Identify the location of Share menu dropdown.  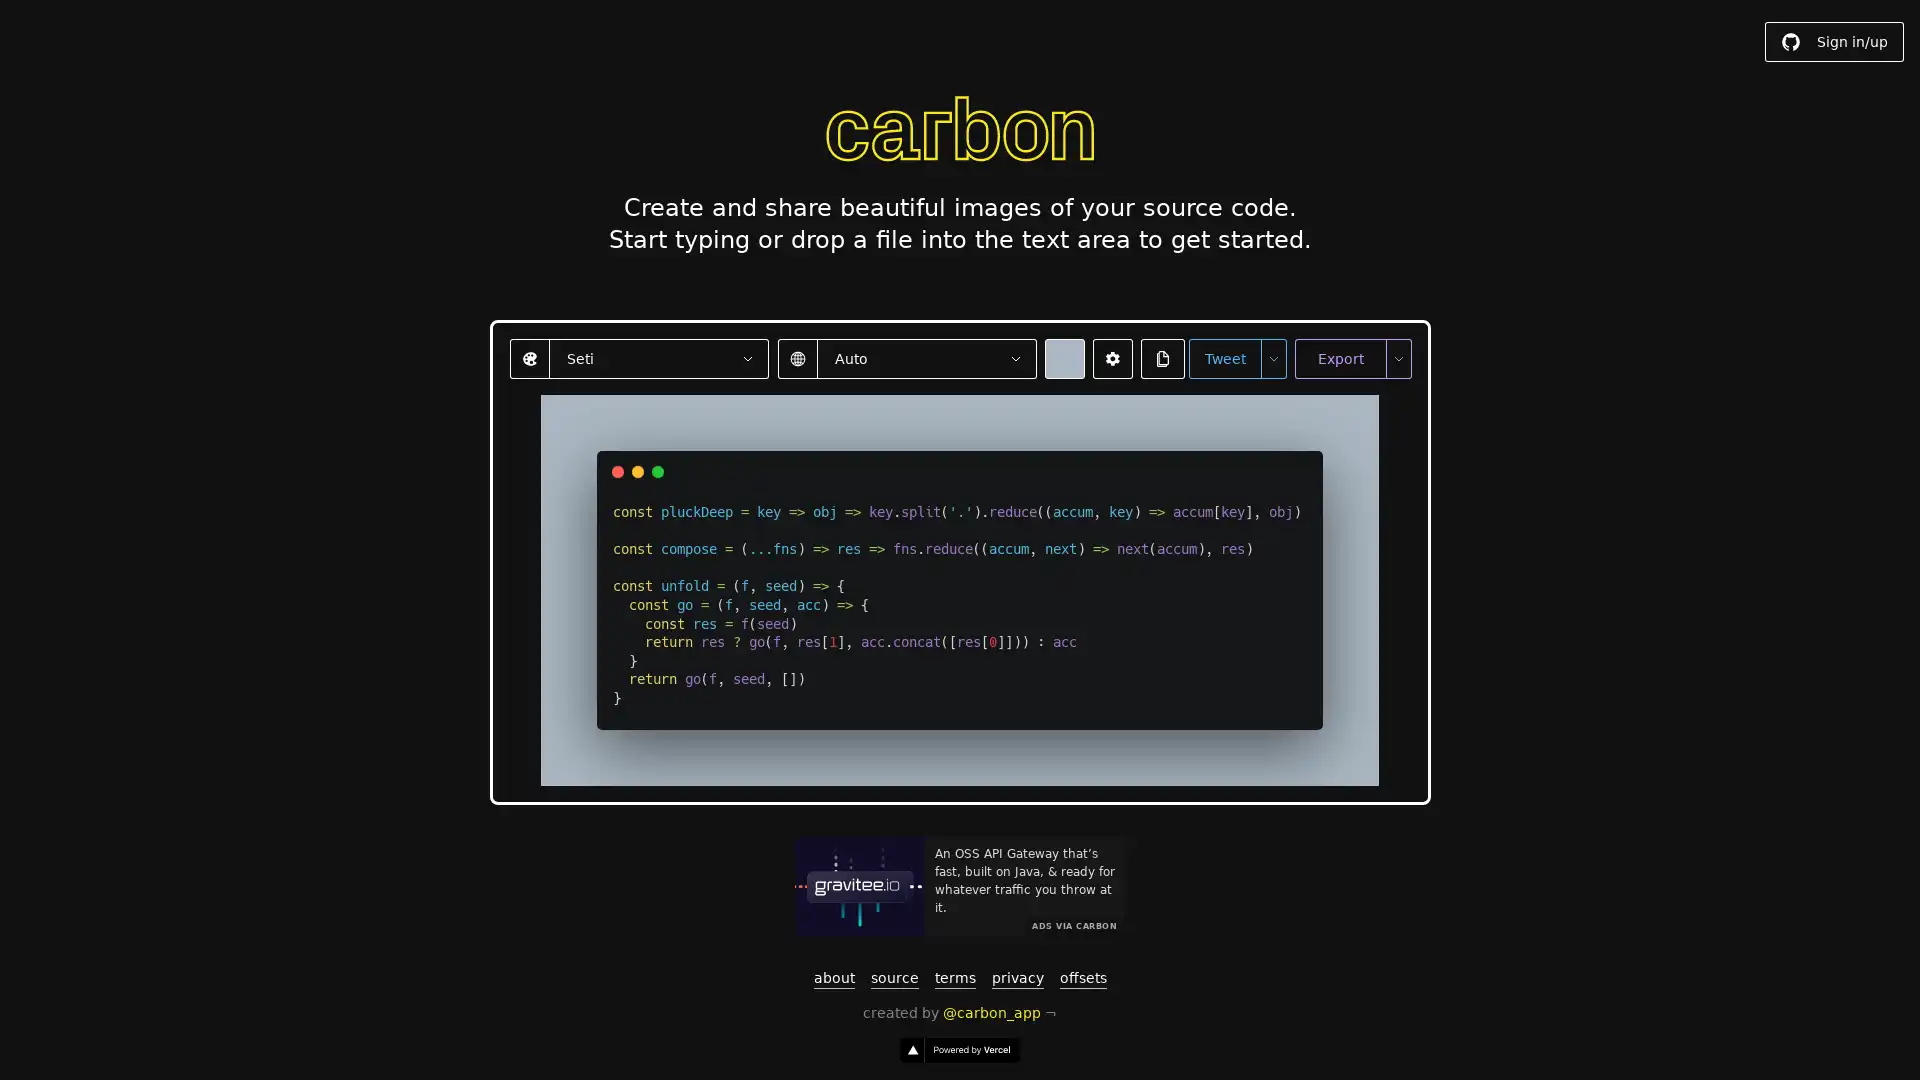
(1271, 357).